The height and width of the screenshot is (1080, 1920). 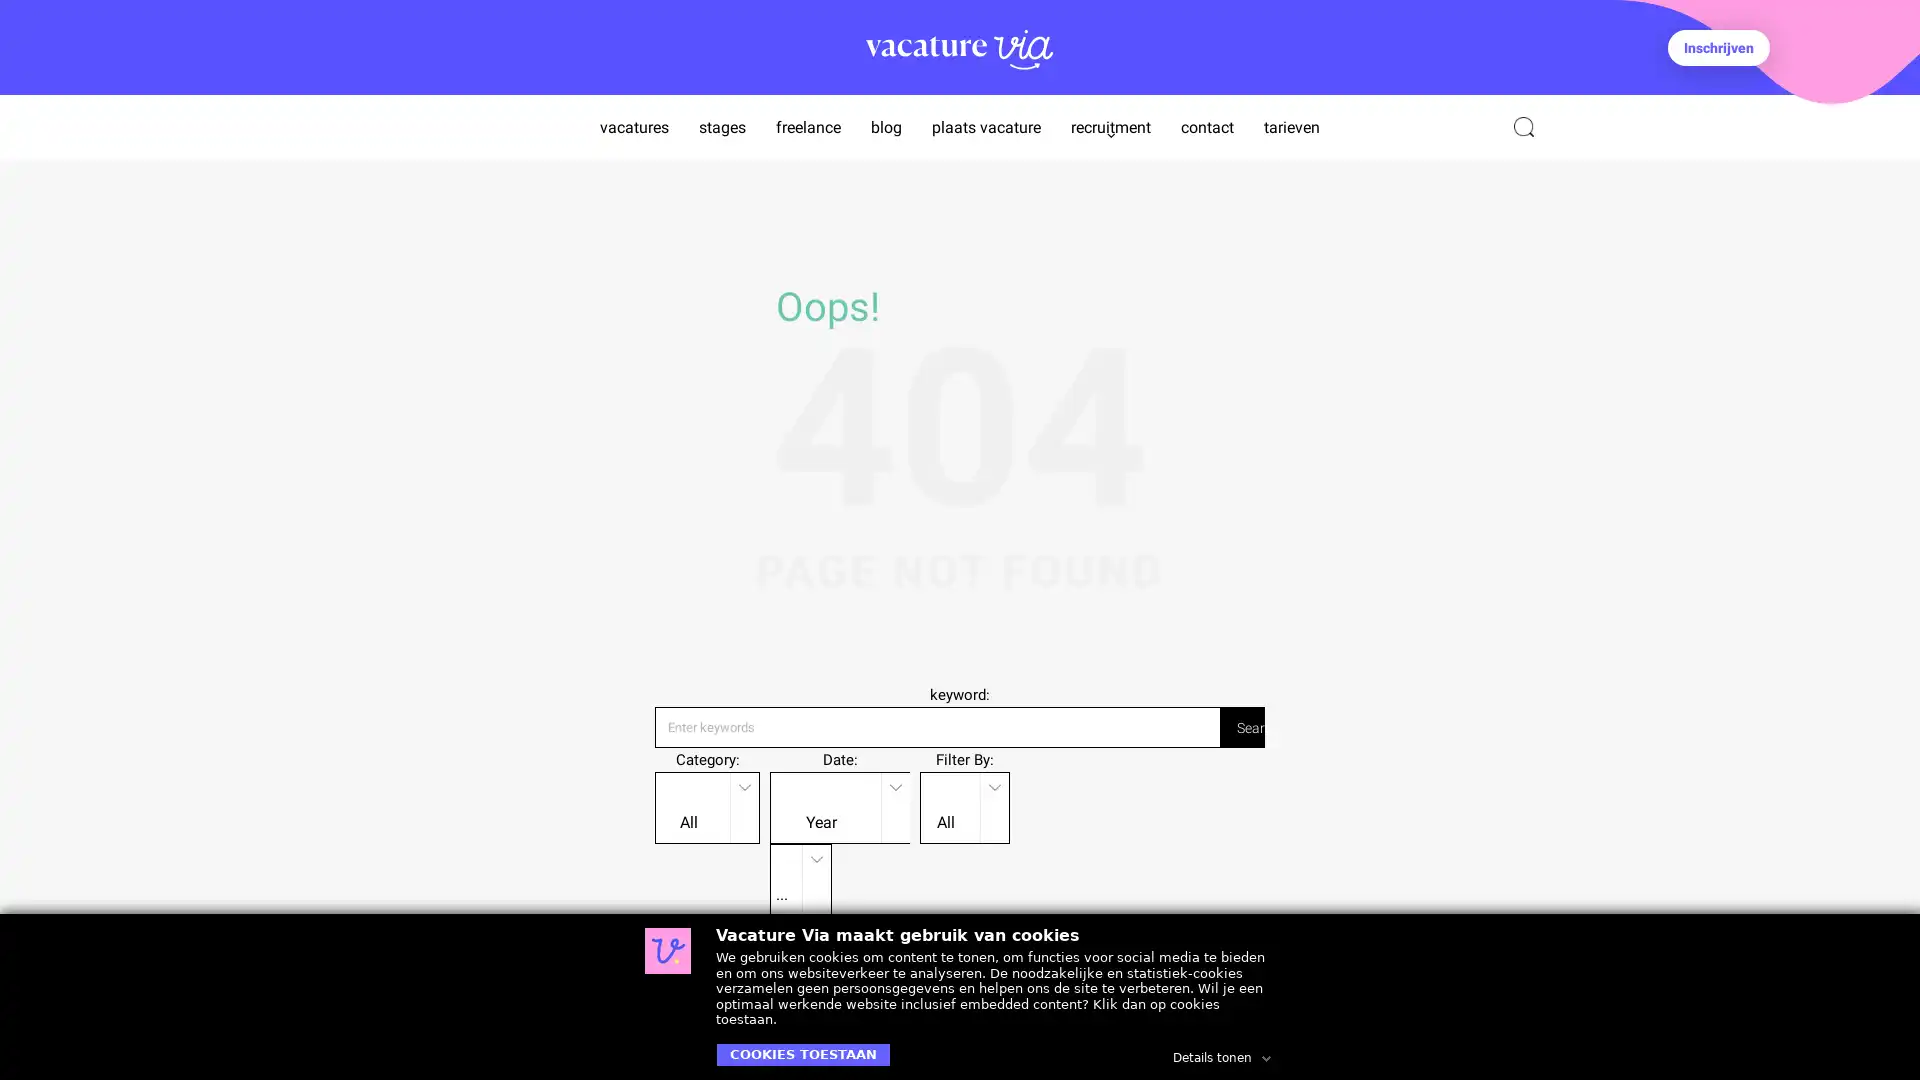 What do you see at coordinates (964, 805) in the screenshot?
I see `All All` at bounding box center [964, 805].